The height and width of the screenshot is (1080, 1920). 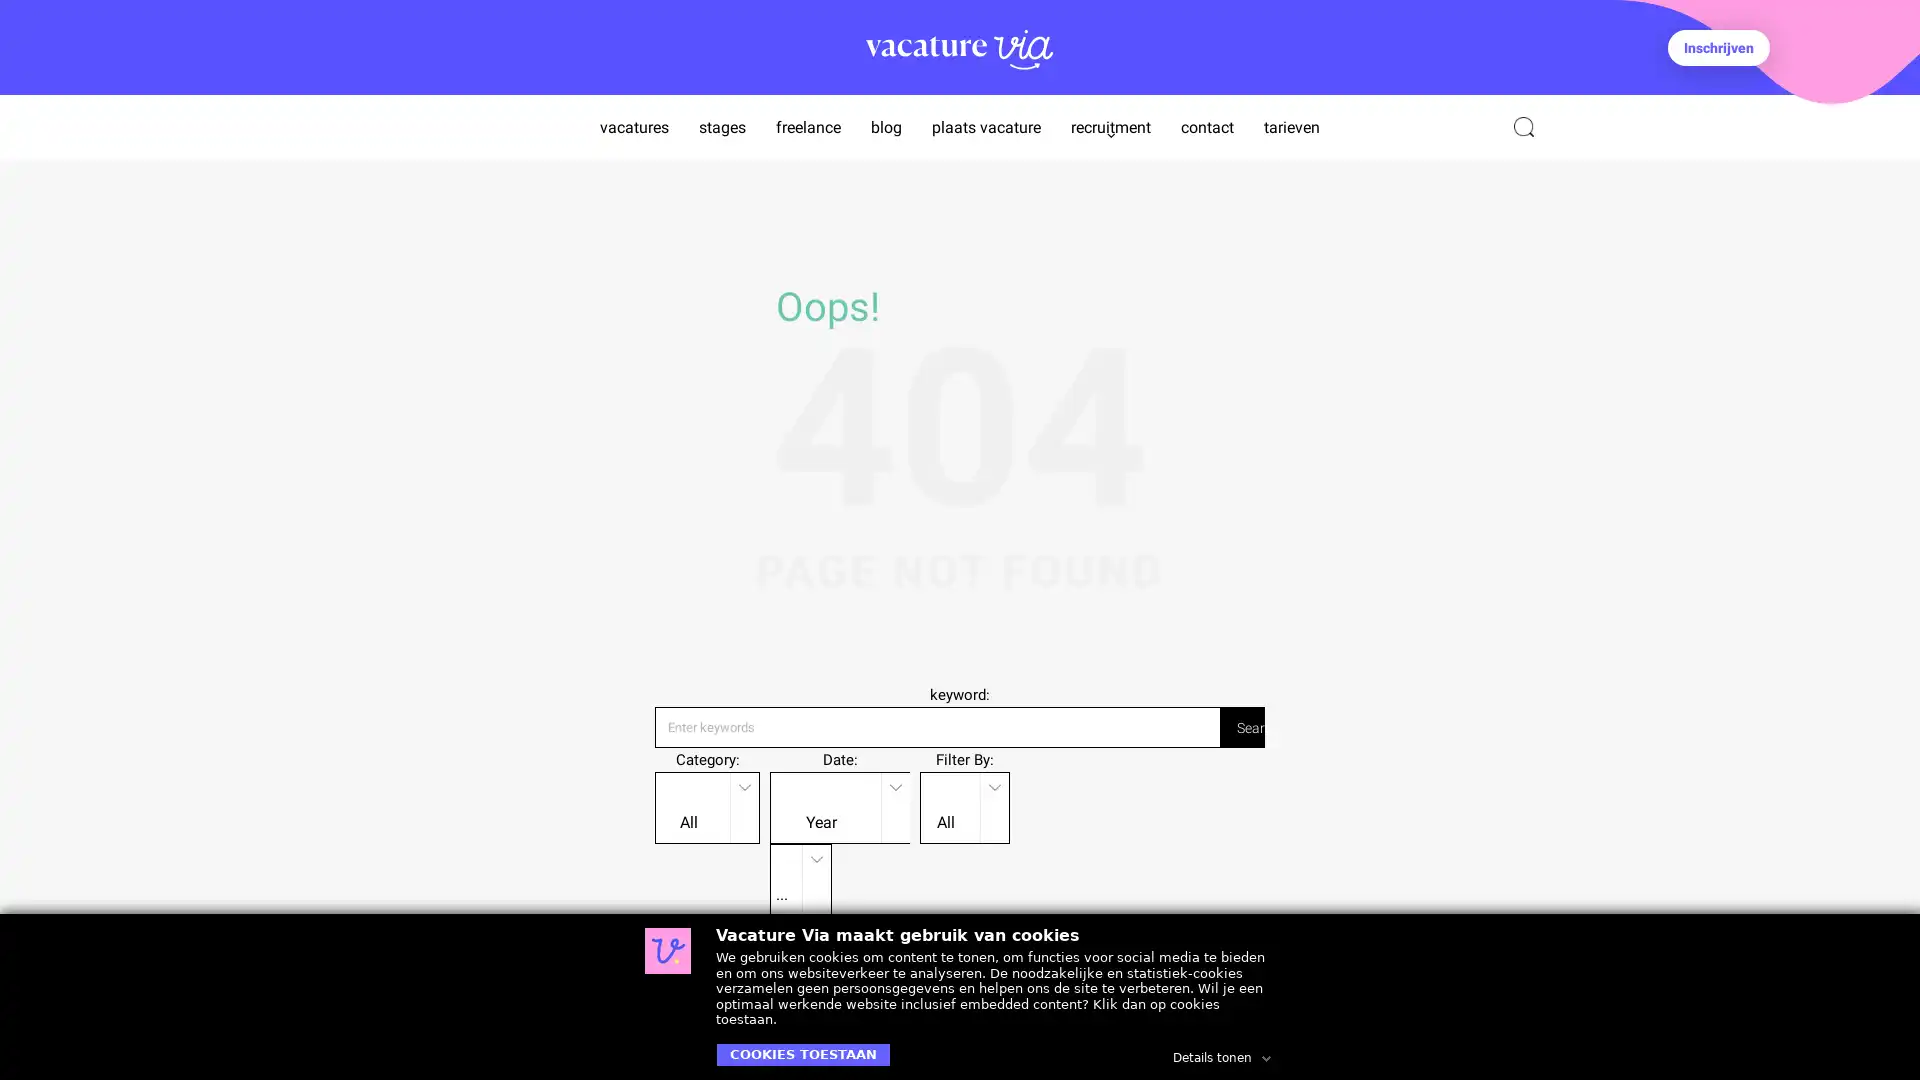 What do you see at coordinates (964, 805) in the screenshot?
I see `All All` at bounding box center [964, 805].